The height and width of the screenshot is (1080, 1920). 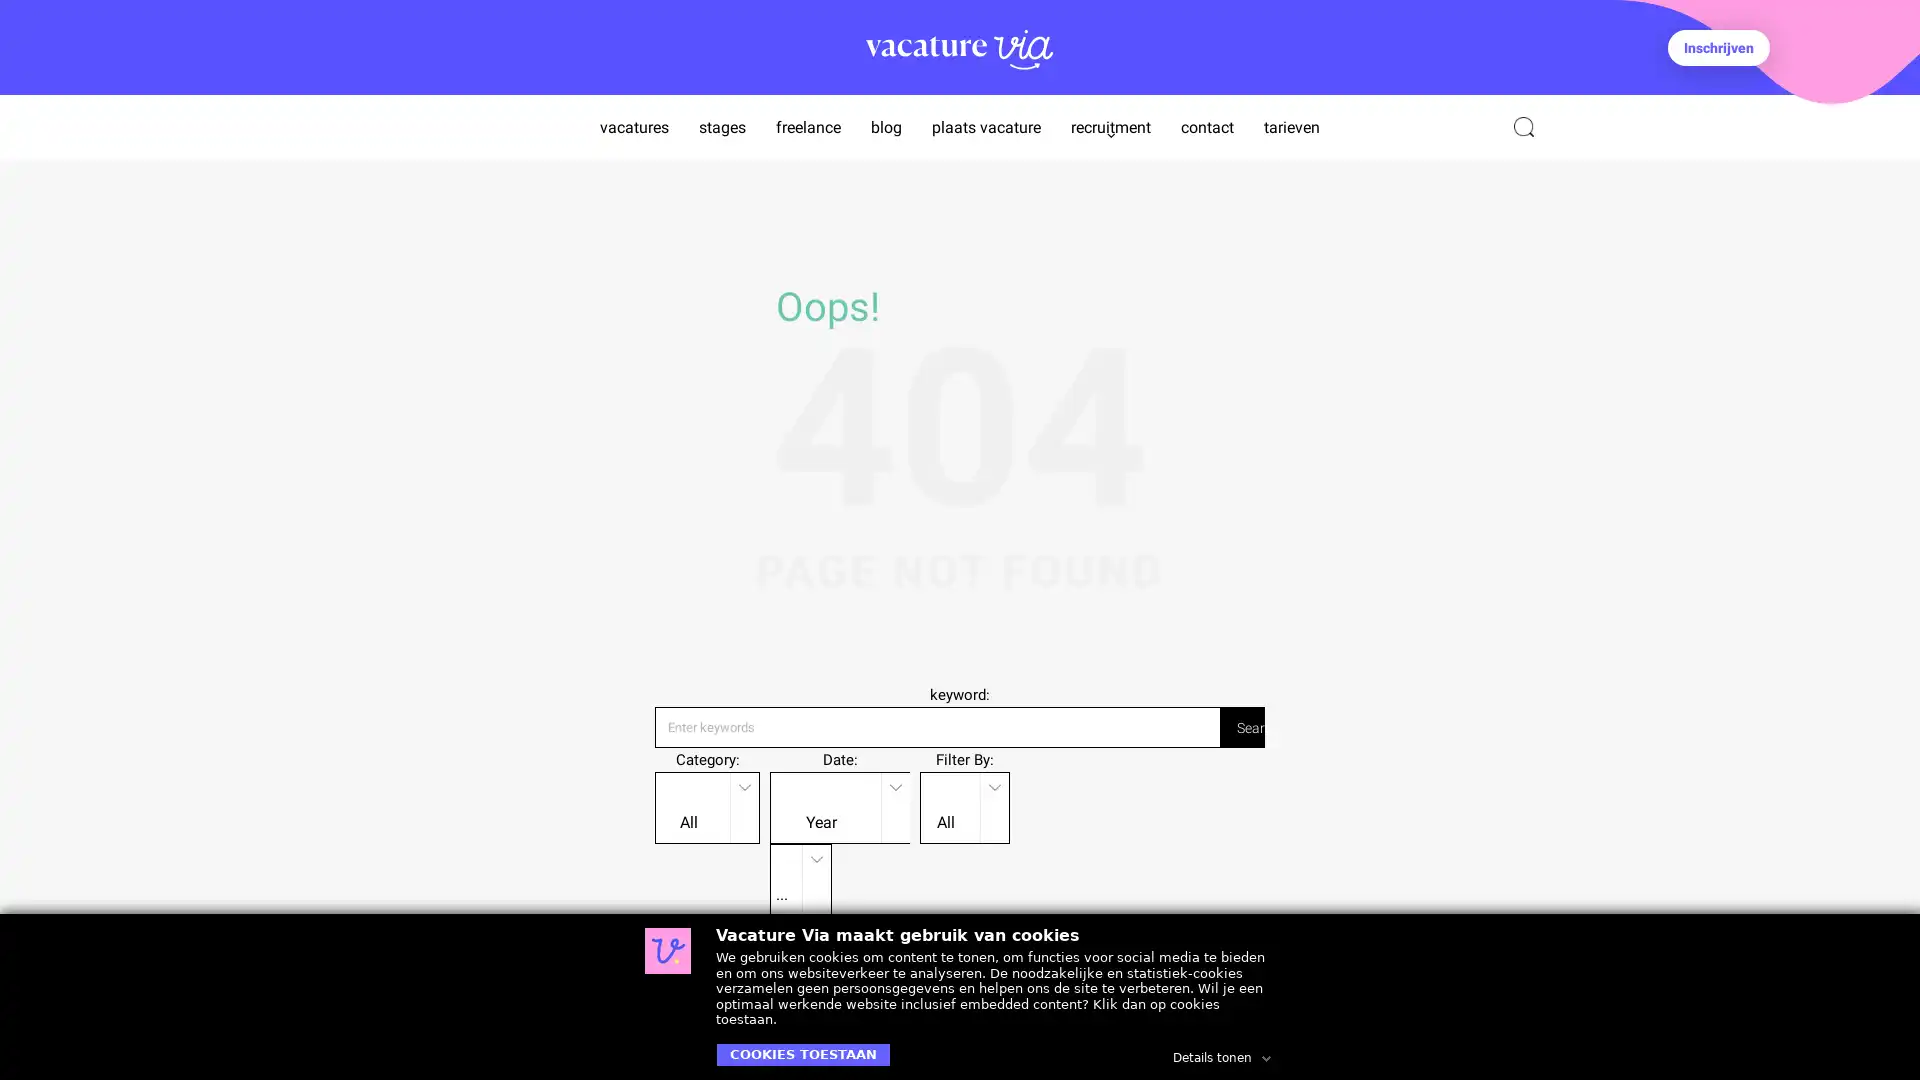 What do you see at coordinates (964, 805) in the screenshot?
I see `All All` at bounding box center [964, 805].